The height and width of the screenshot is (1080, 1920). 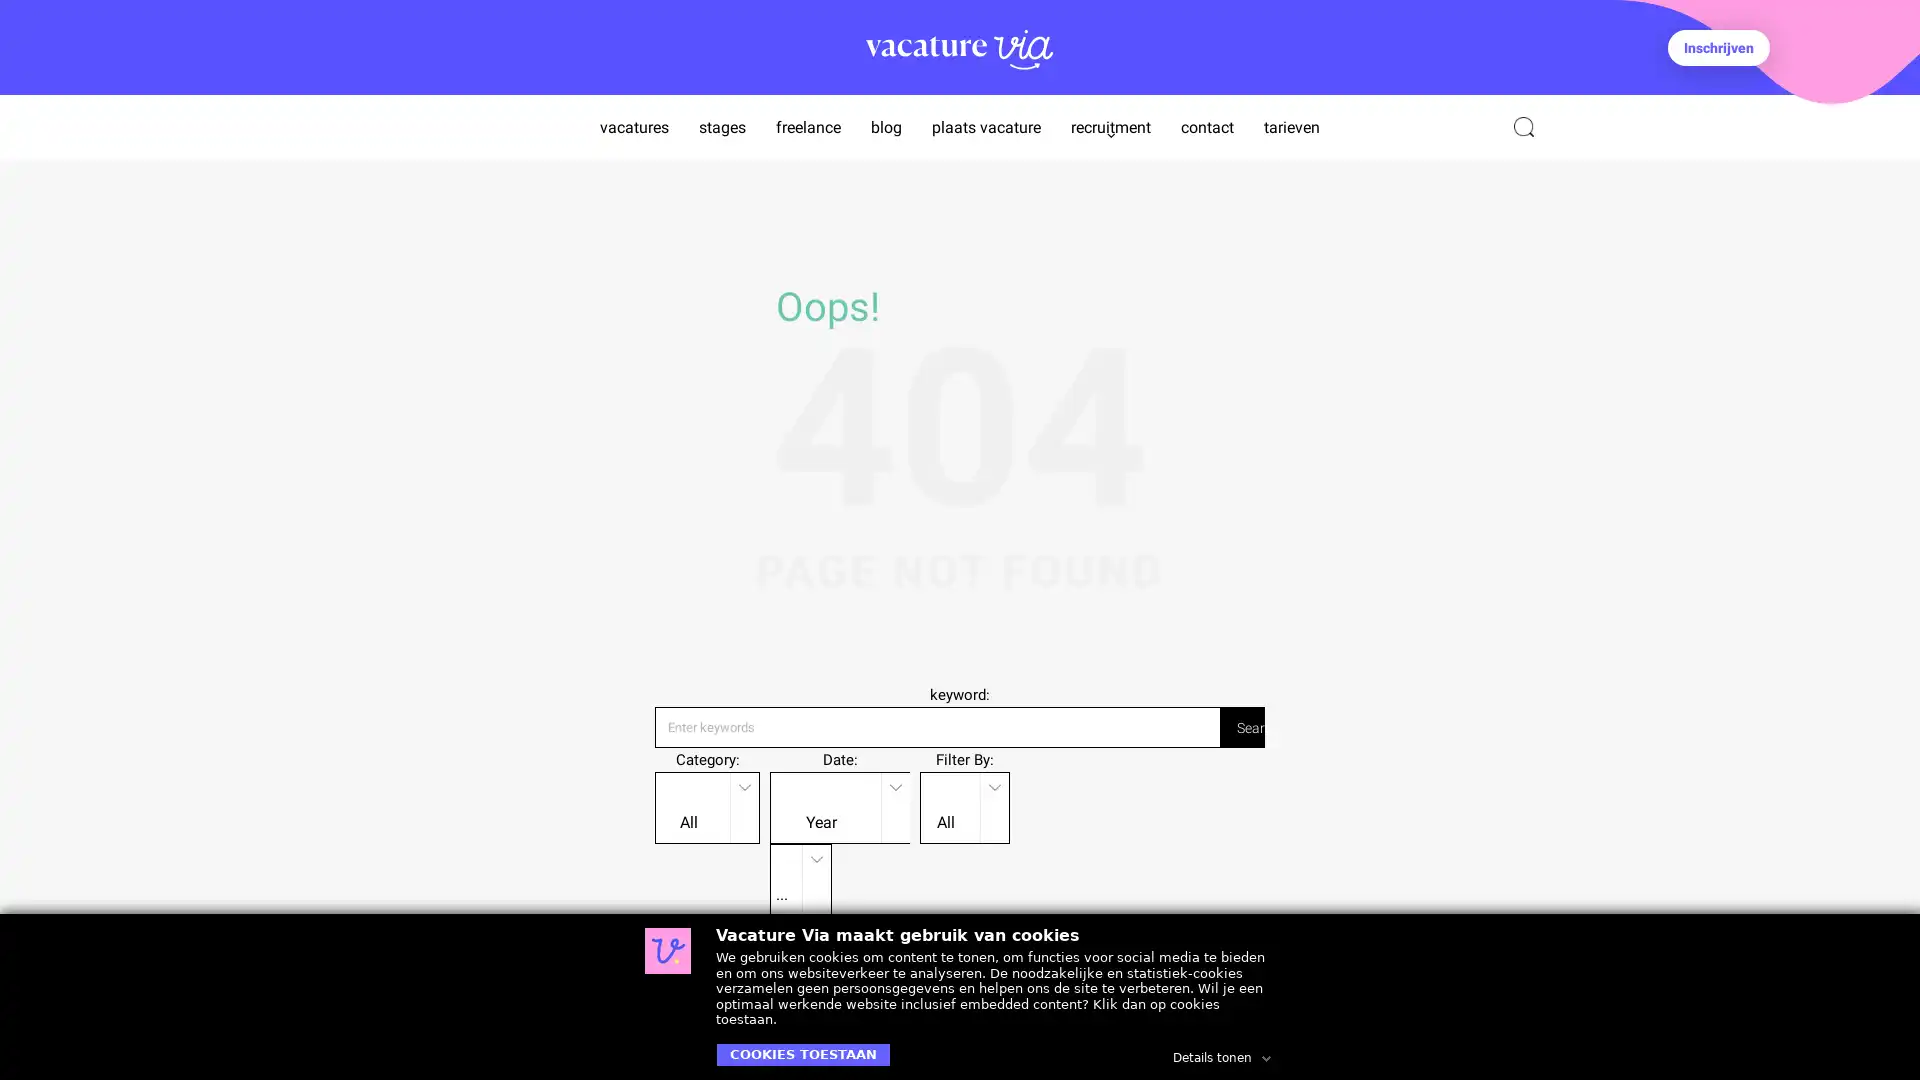 What do you see at coordinates (964, 805) in the screenshot?
I see `All All` at bounding box center [964, 805].